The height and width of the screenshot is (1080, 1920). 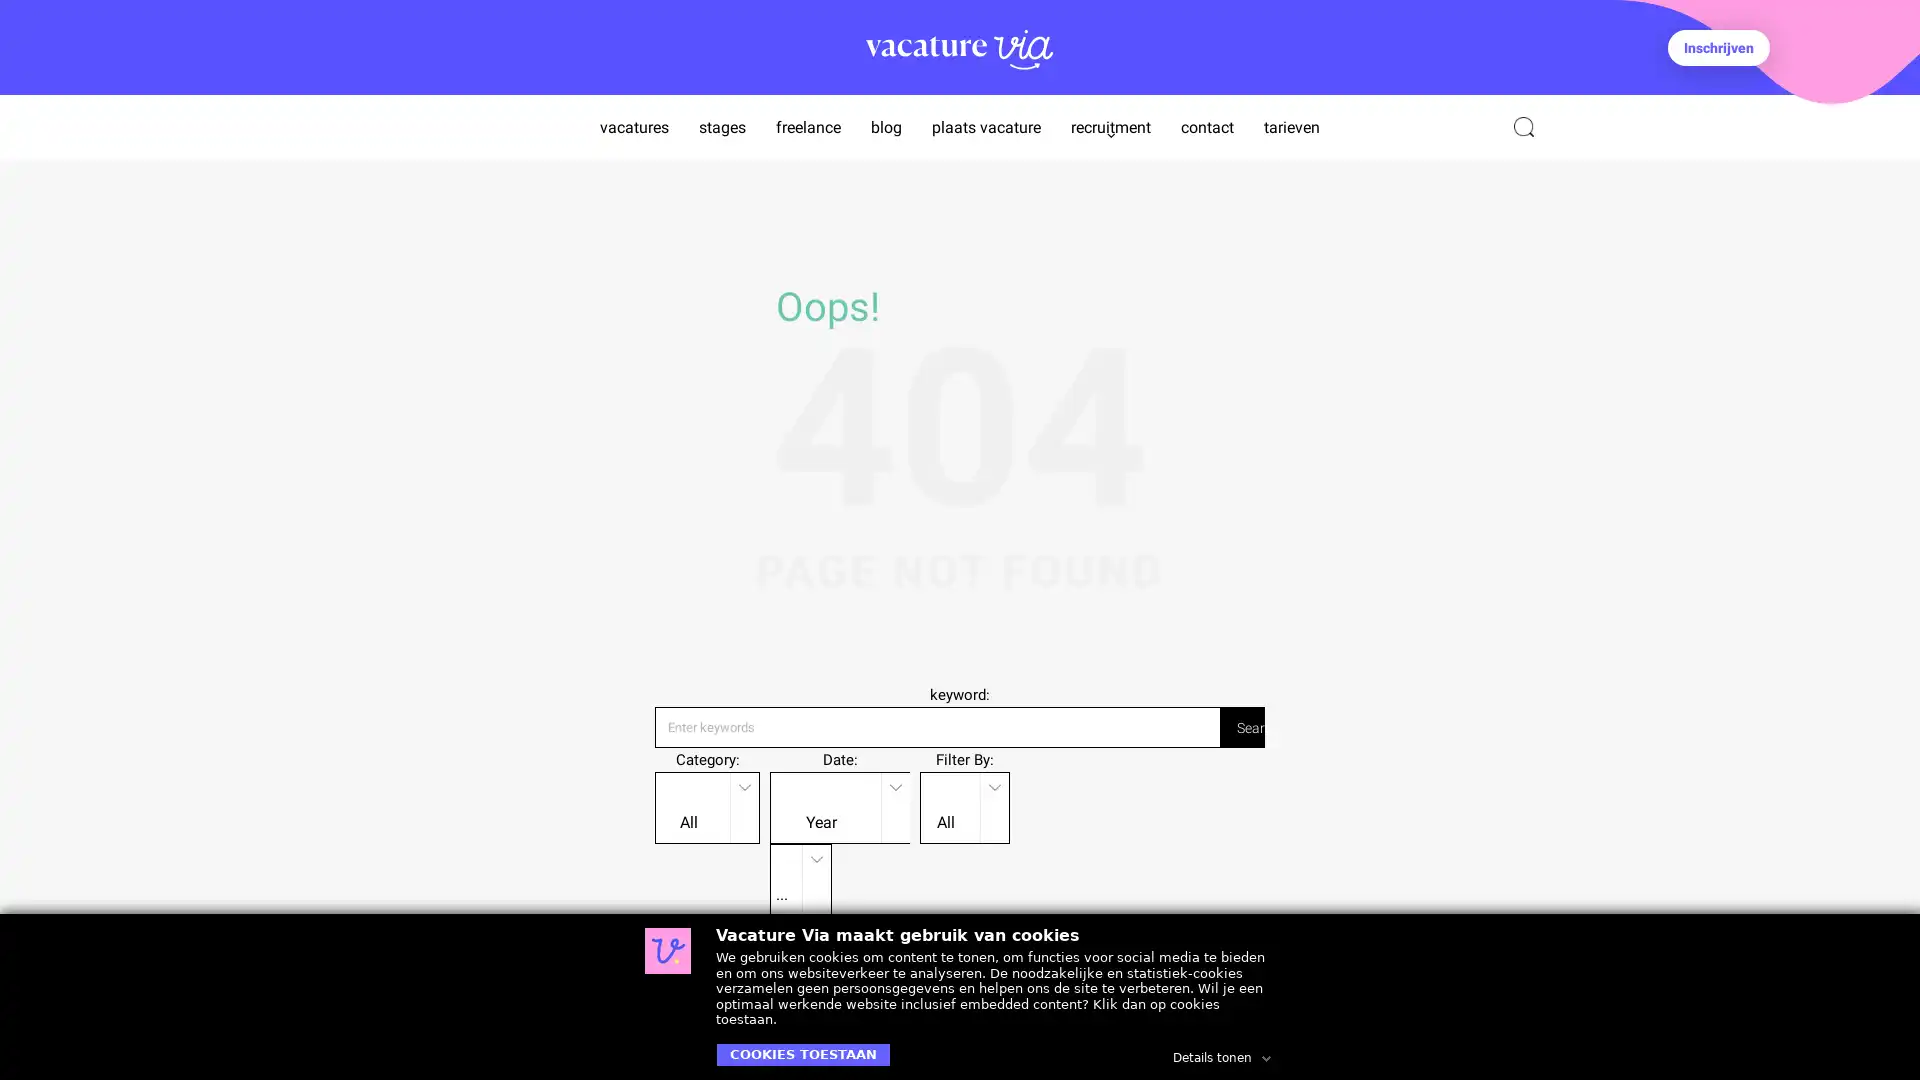 What do you see at coordinates (964, 805) in the screenshot?
I see `All All` at bounding box center [964, 805].